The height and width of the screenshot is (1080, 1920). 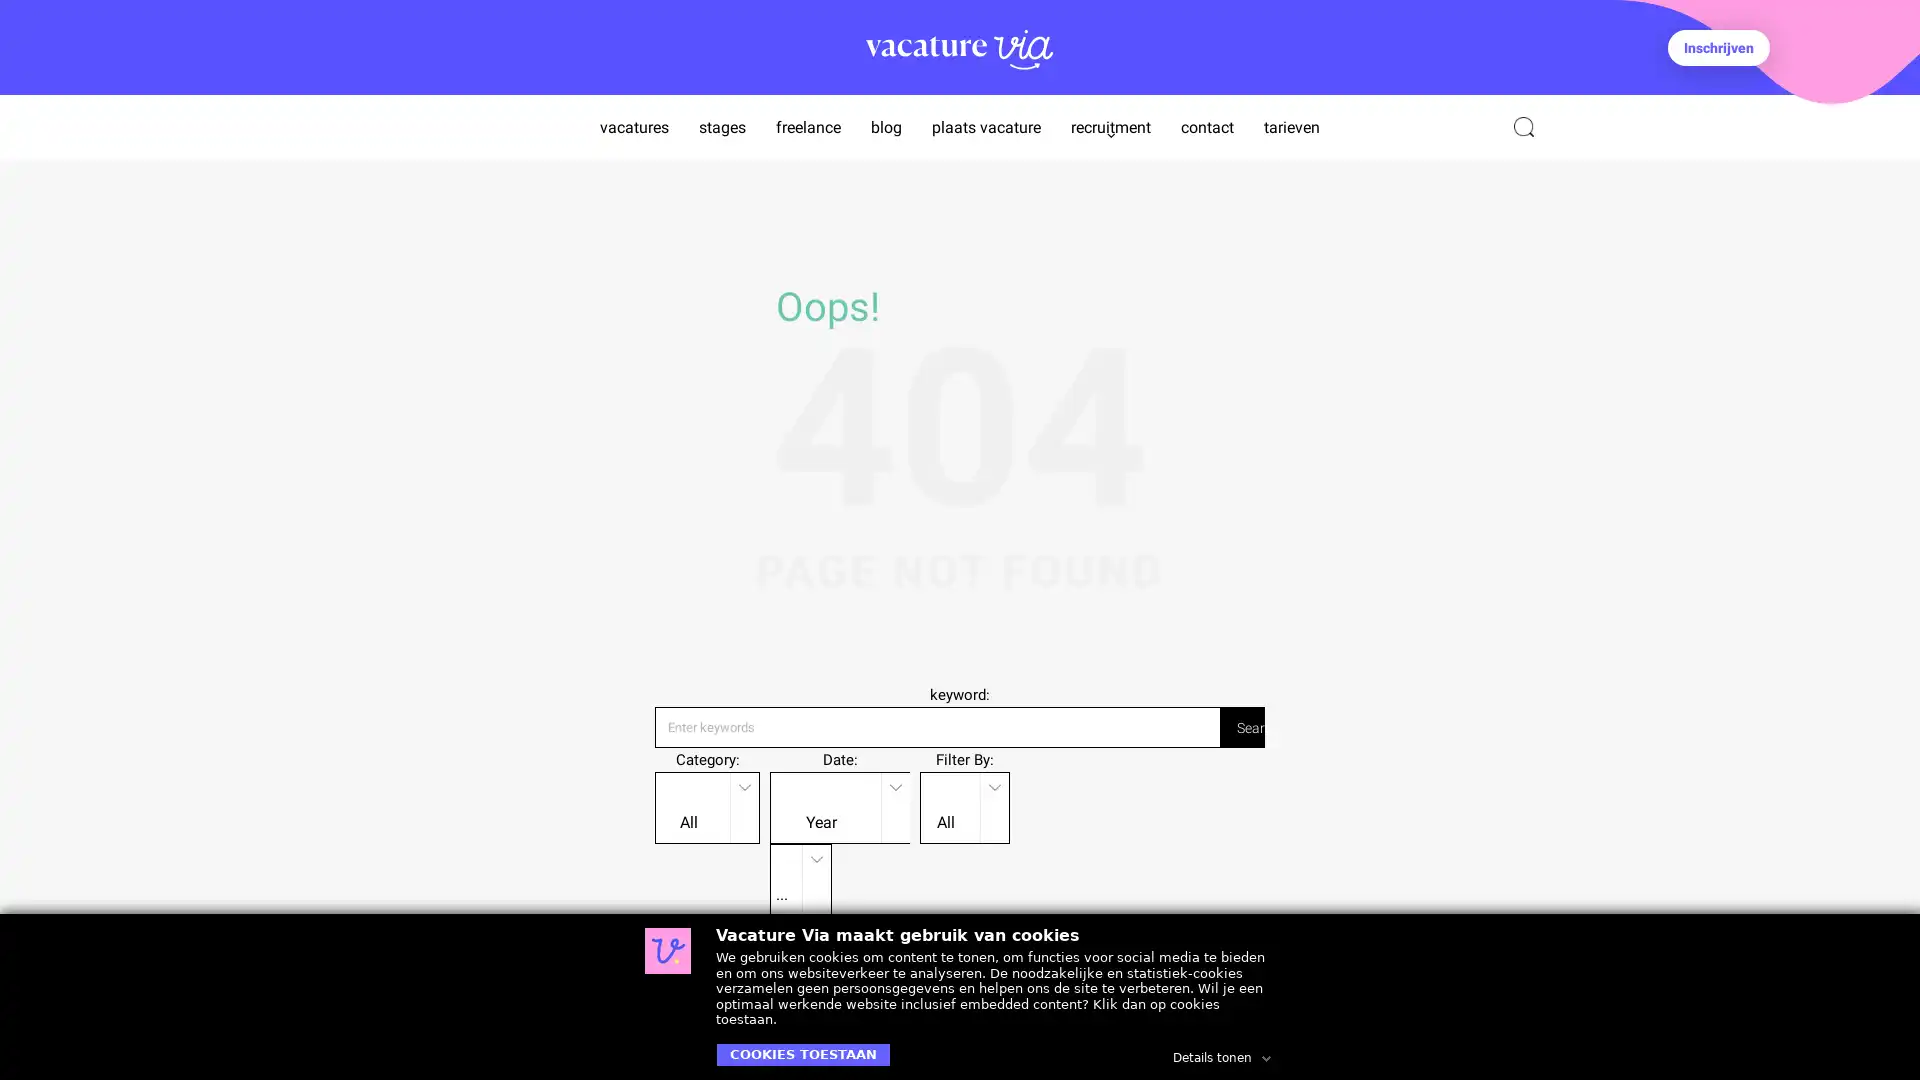 What do you see at coordinates (964, 805) in the screenshot?
I see `All All` at bounding box center [964, 805].